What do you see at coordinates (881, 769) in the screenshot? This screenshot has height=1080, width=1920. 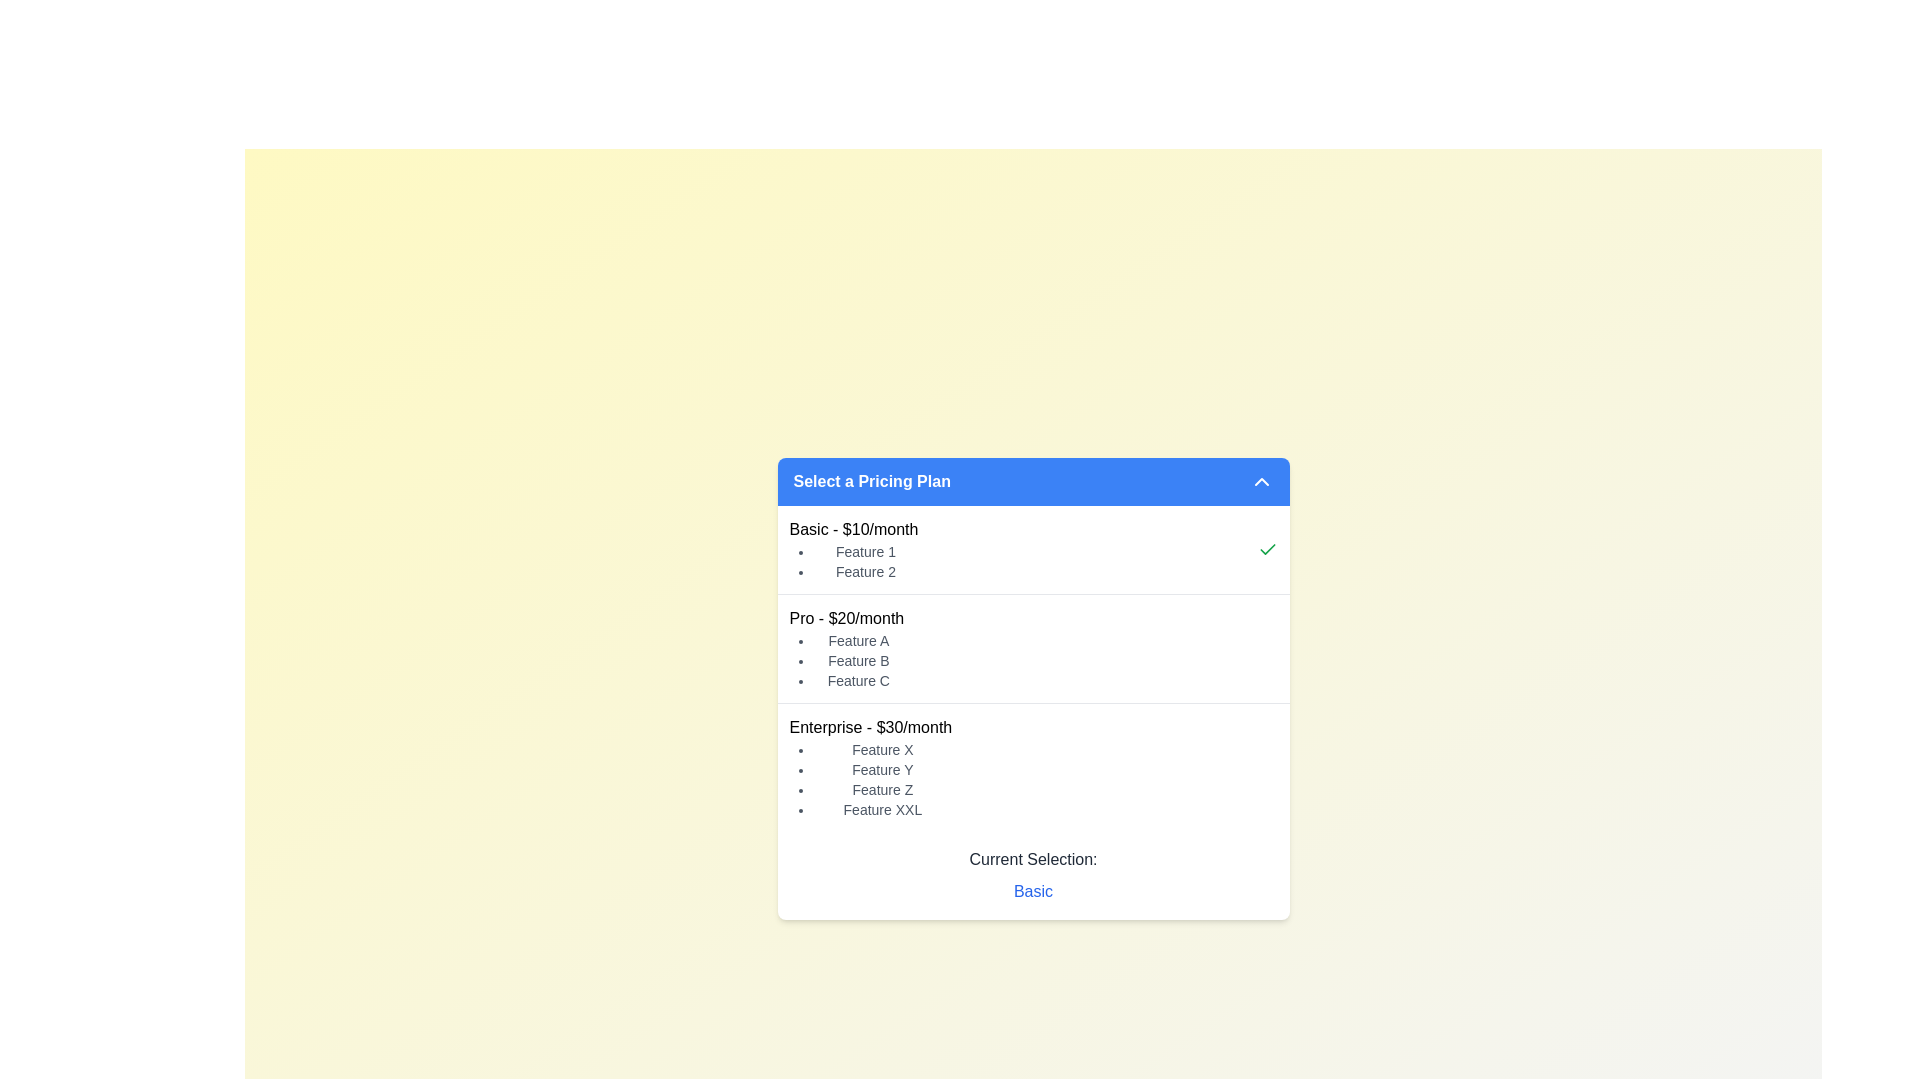 I see `the text label displaying 'Feature Y' under the 'Enterprise - $30/month' heading` at bounding box center [881, 769].